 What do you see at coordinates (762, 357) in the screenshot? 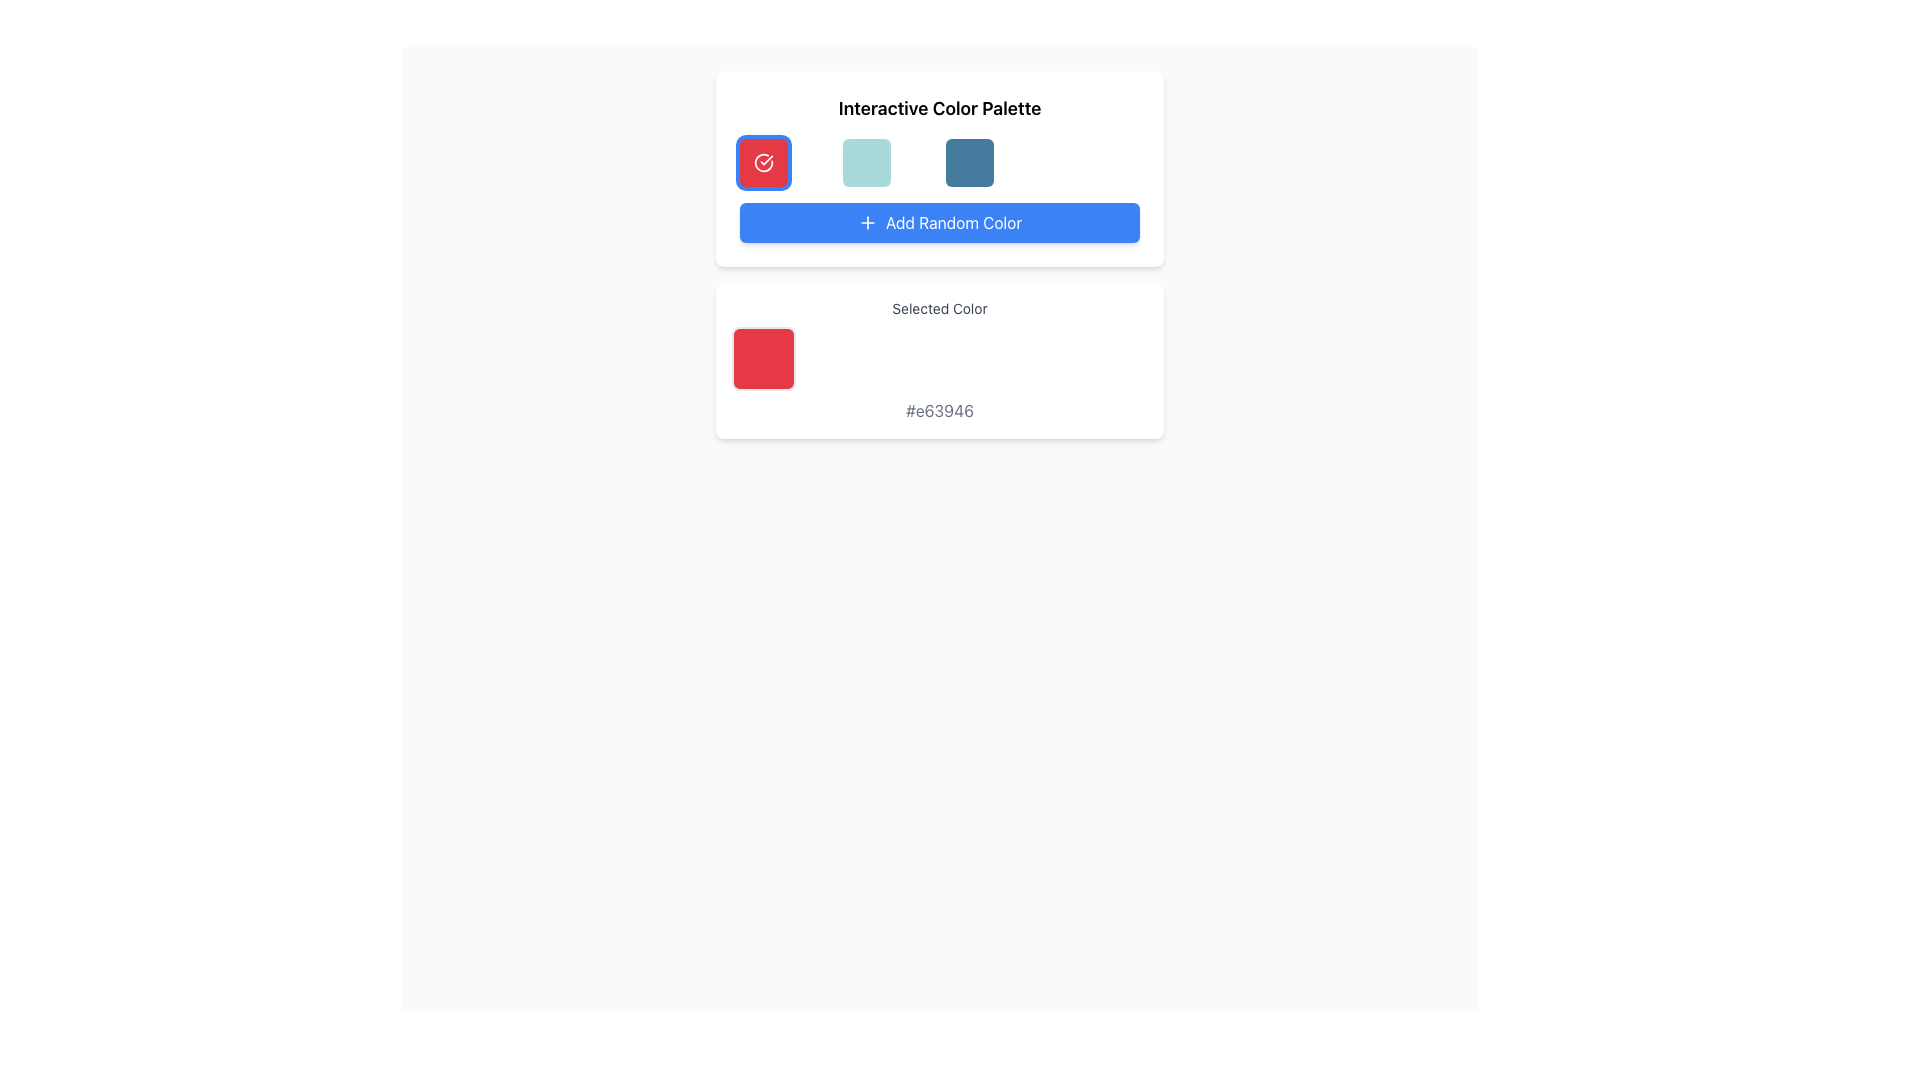
I see `the vibrant red square with rounded corners that represents the selected color, positioned below the 'Selected Color' text and above the color code '#E63946'` at bounding box center [762, 357].